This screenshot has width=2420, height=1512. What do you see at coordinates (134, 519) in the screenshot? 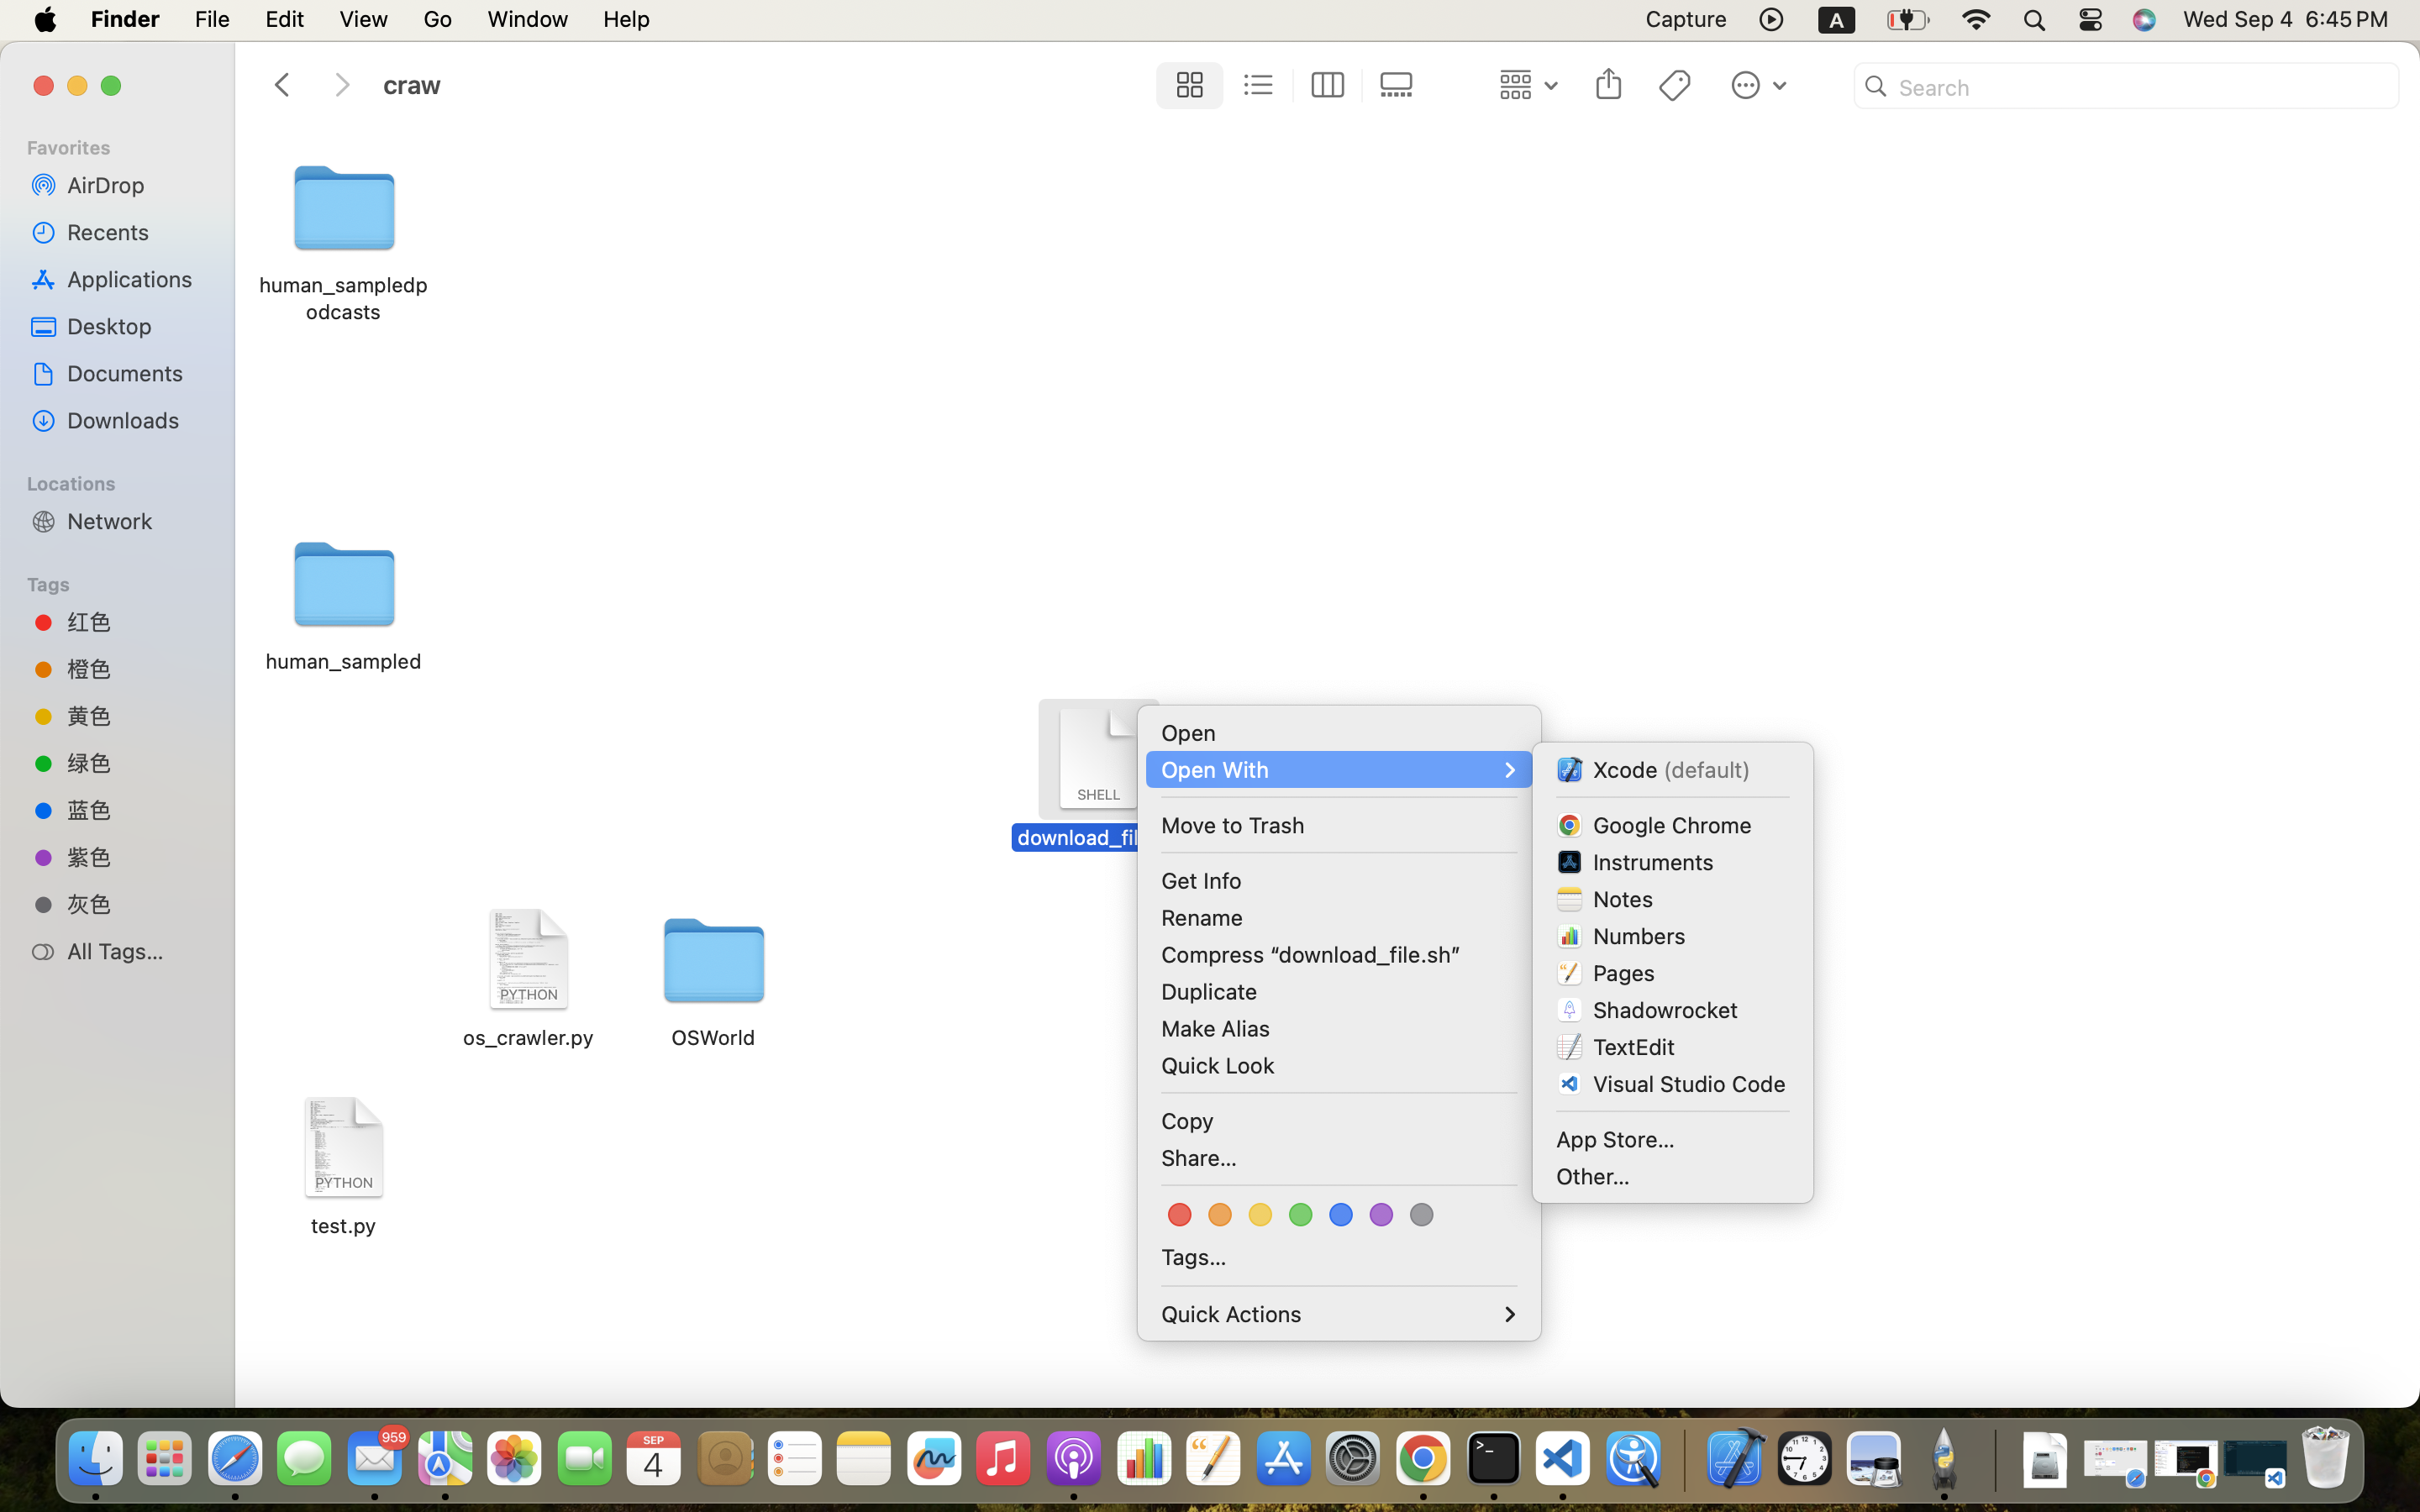
I see `'Network'` at bounding box center [134, 519].